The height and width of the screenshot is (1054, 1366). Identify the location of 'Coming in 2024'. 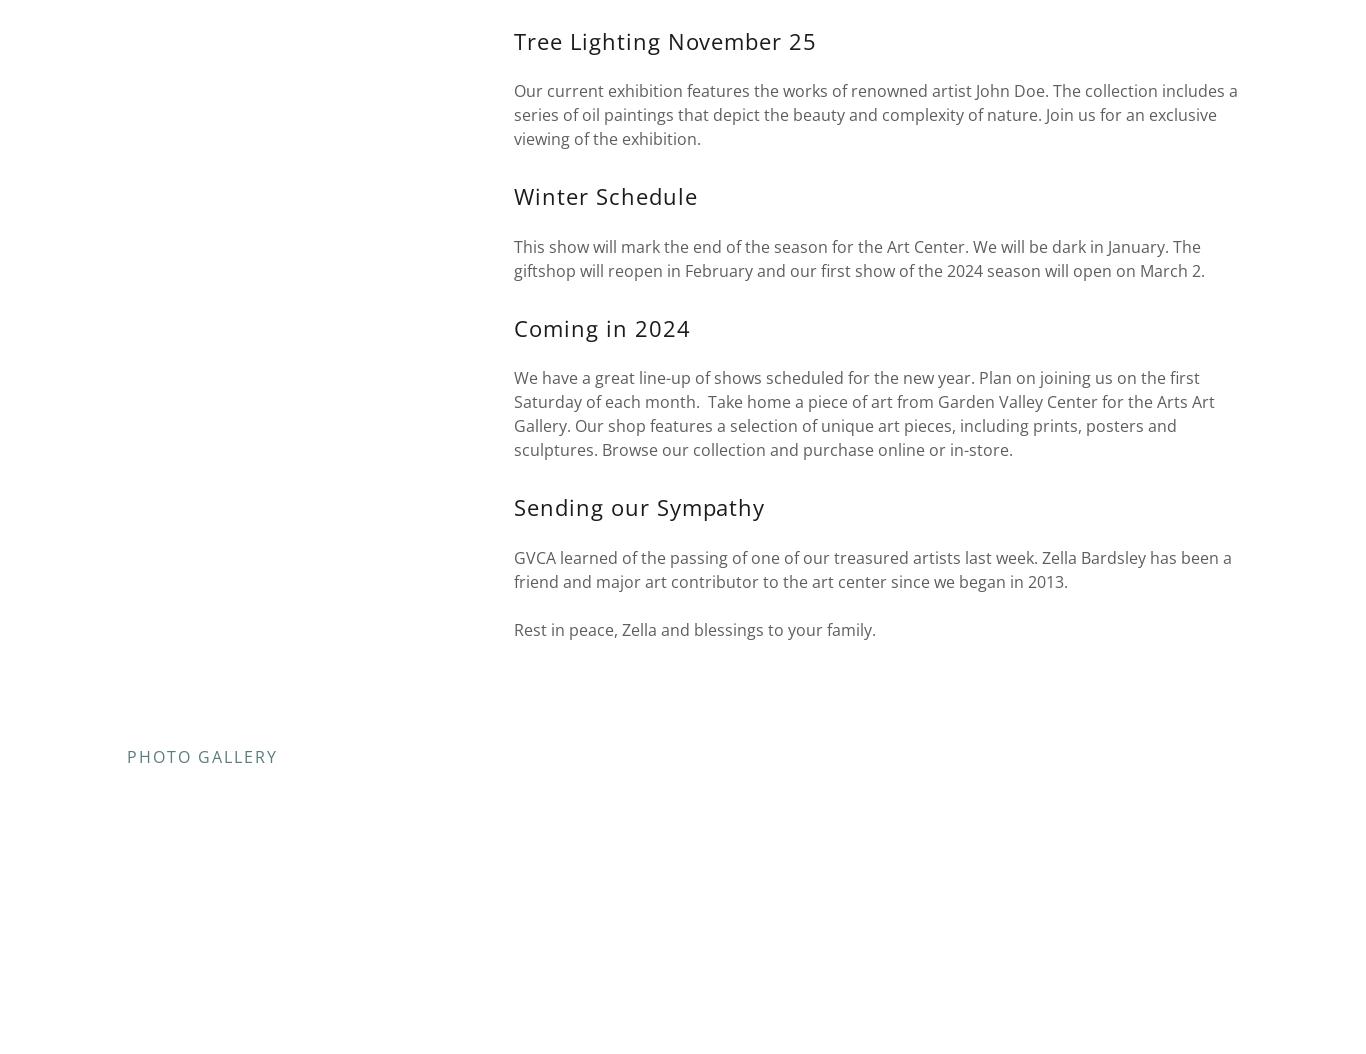
(600, 326).